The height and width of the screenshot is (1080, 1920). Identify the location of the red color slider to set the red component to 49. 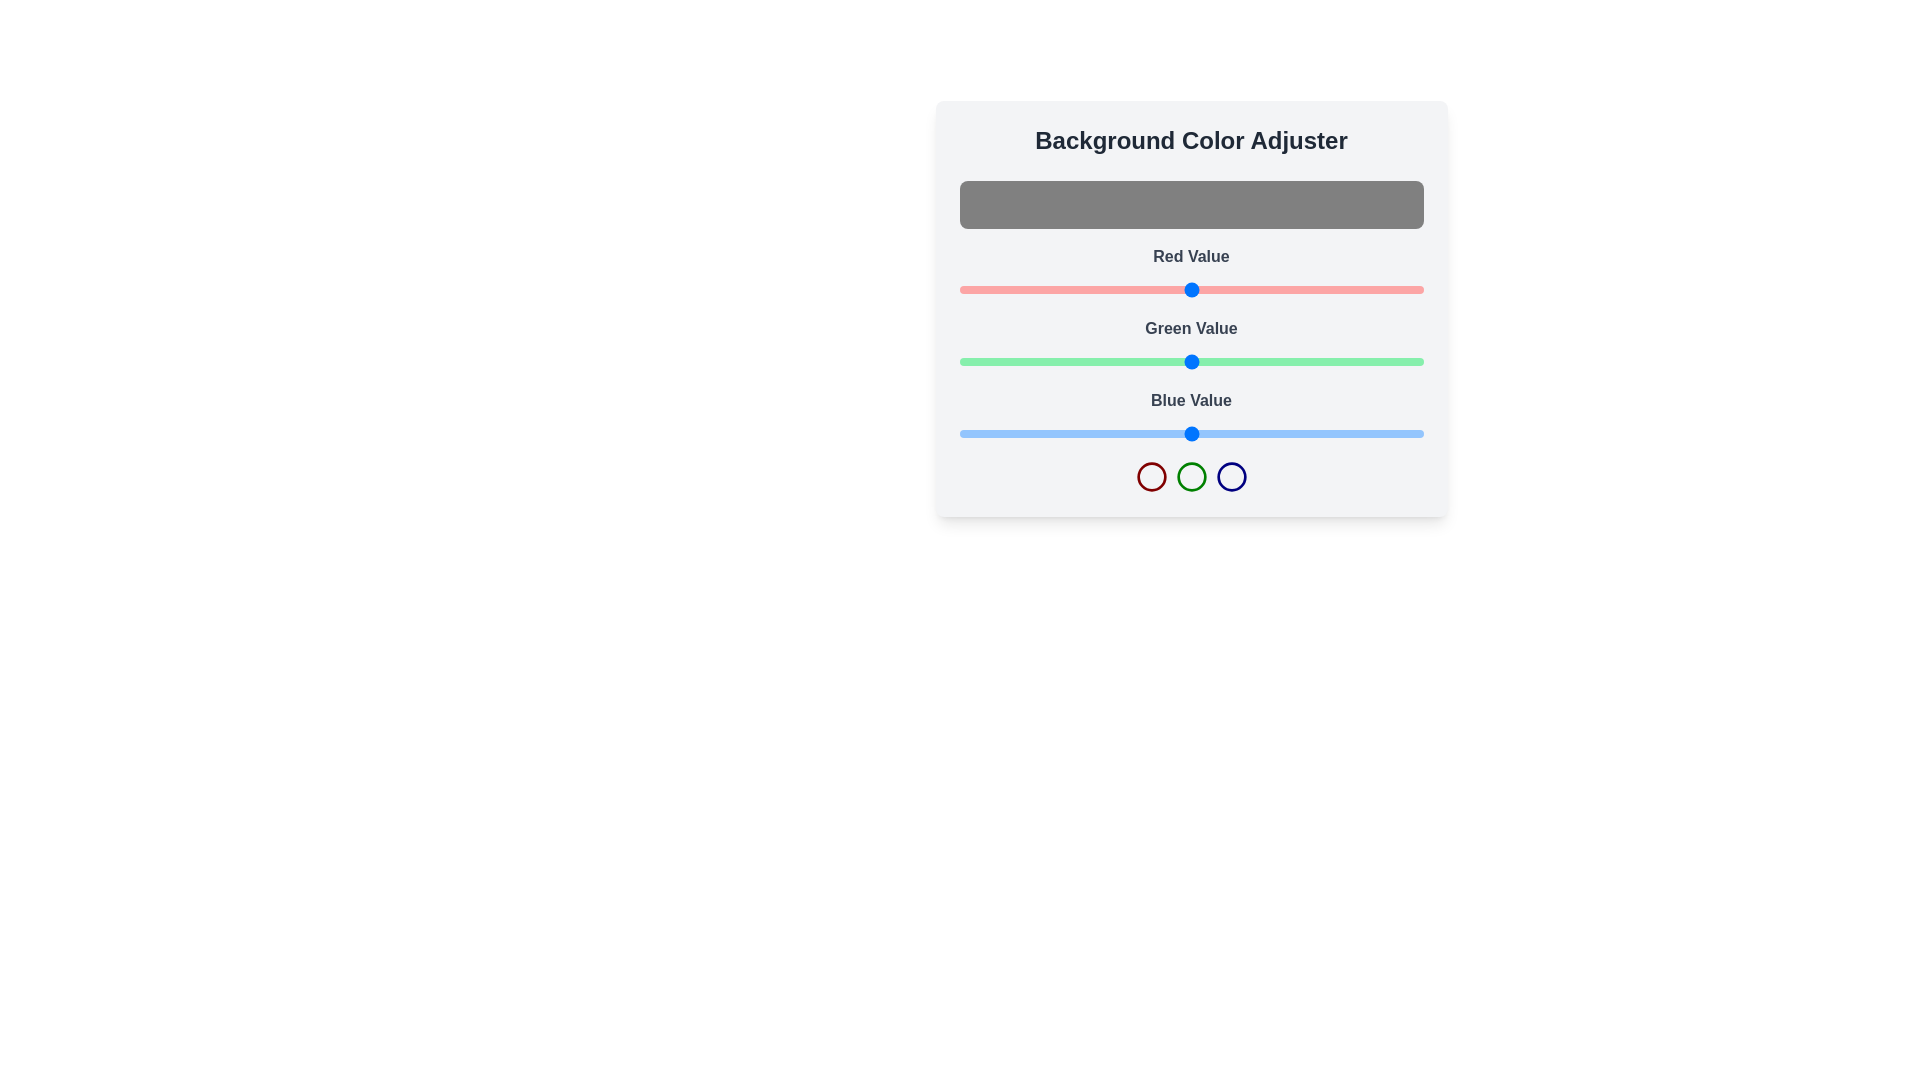
(1047, 289).